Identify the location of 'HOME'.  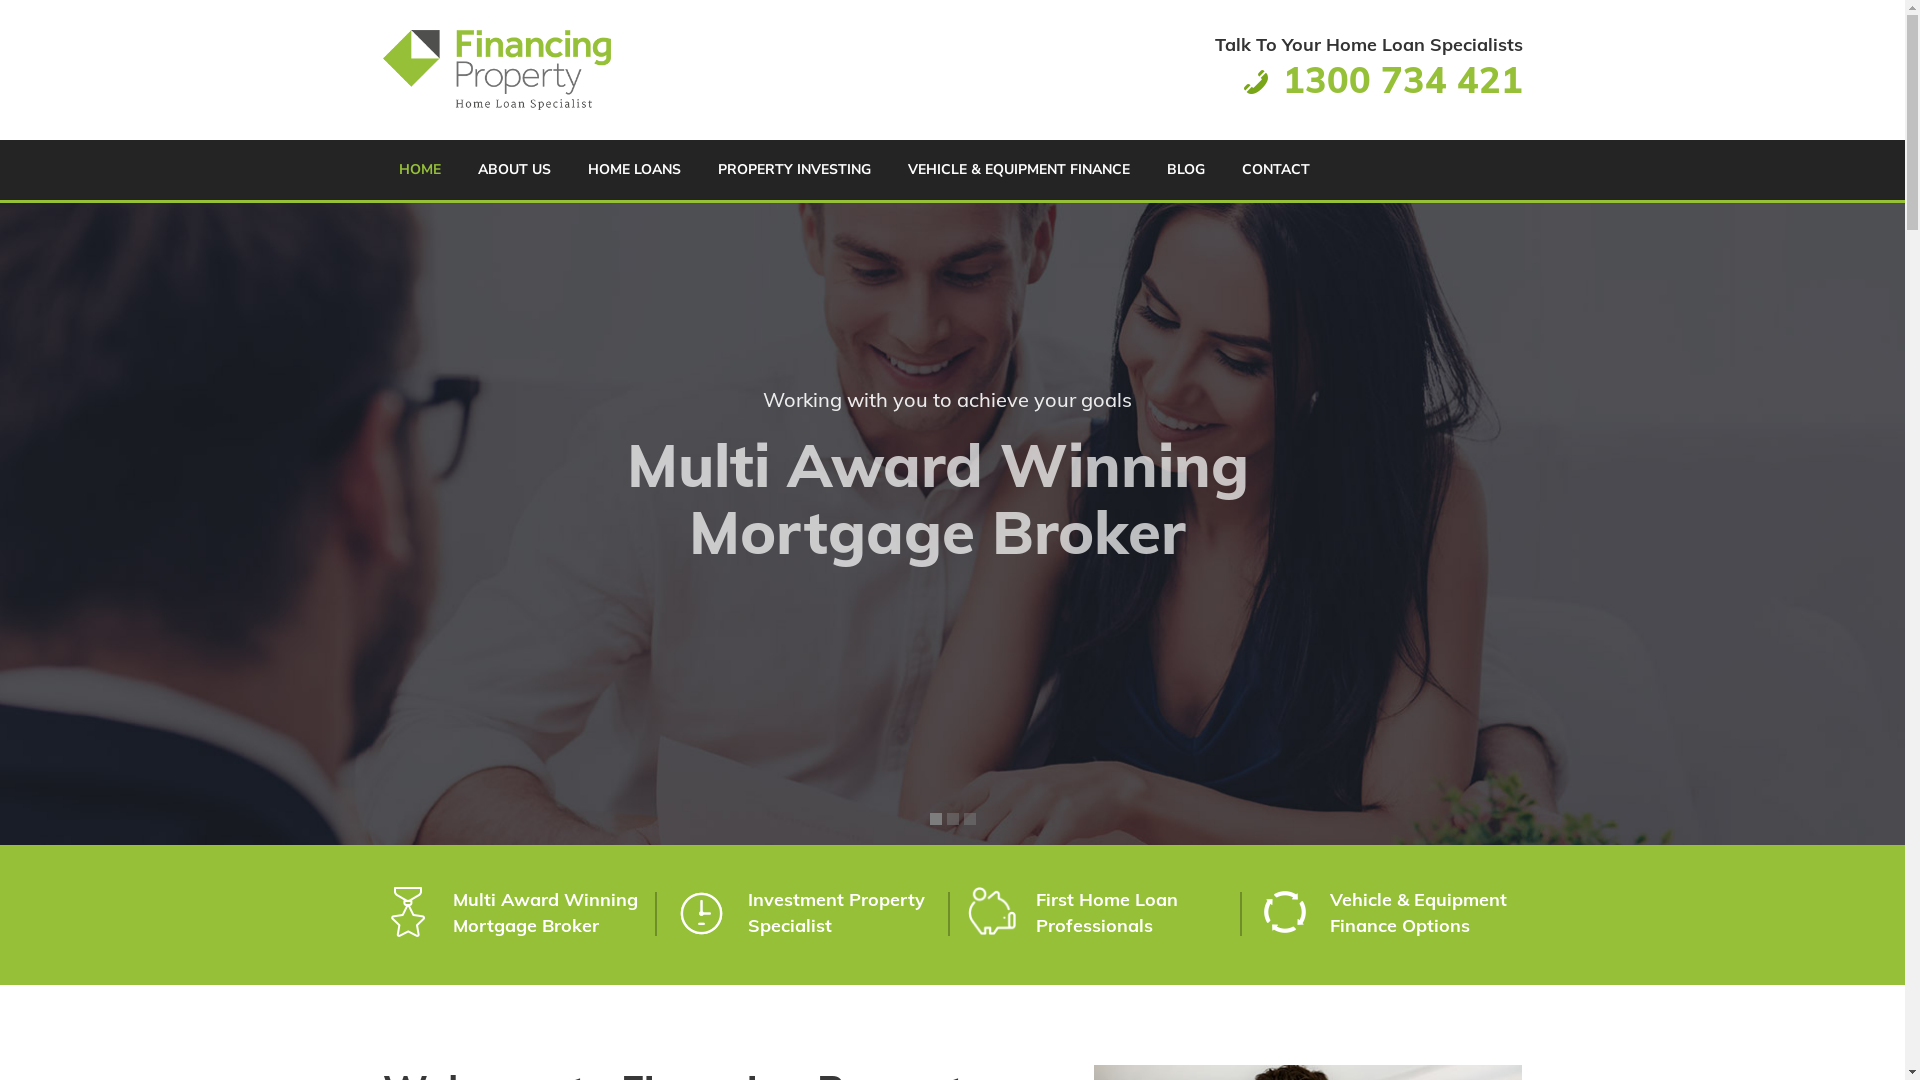
(417, 168).